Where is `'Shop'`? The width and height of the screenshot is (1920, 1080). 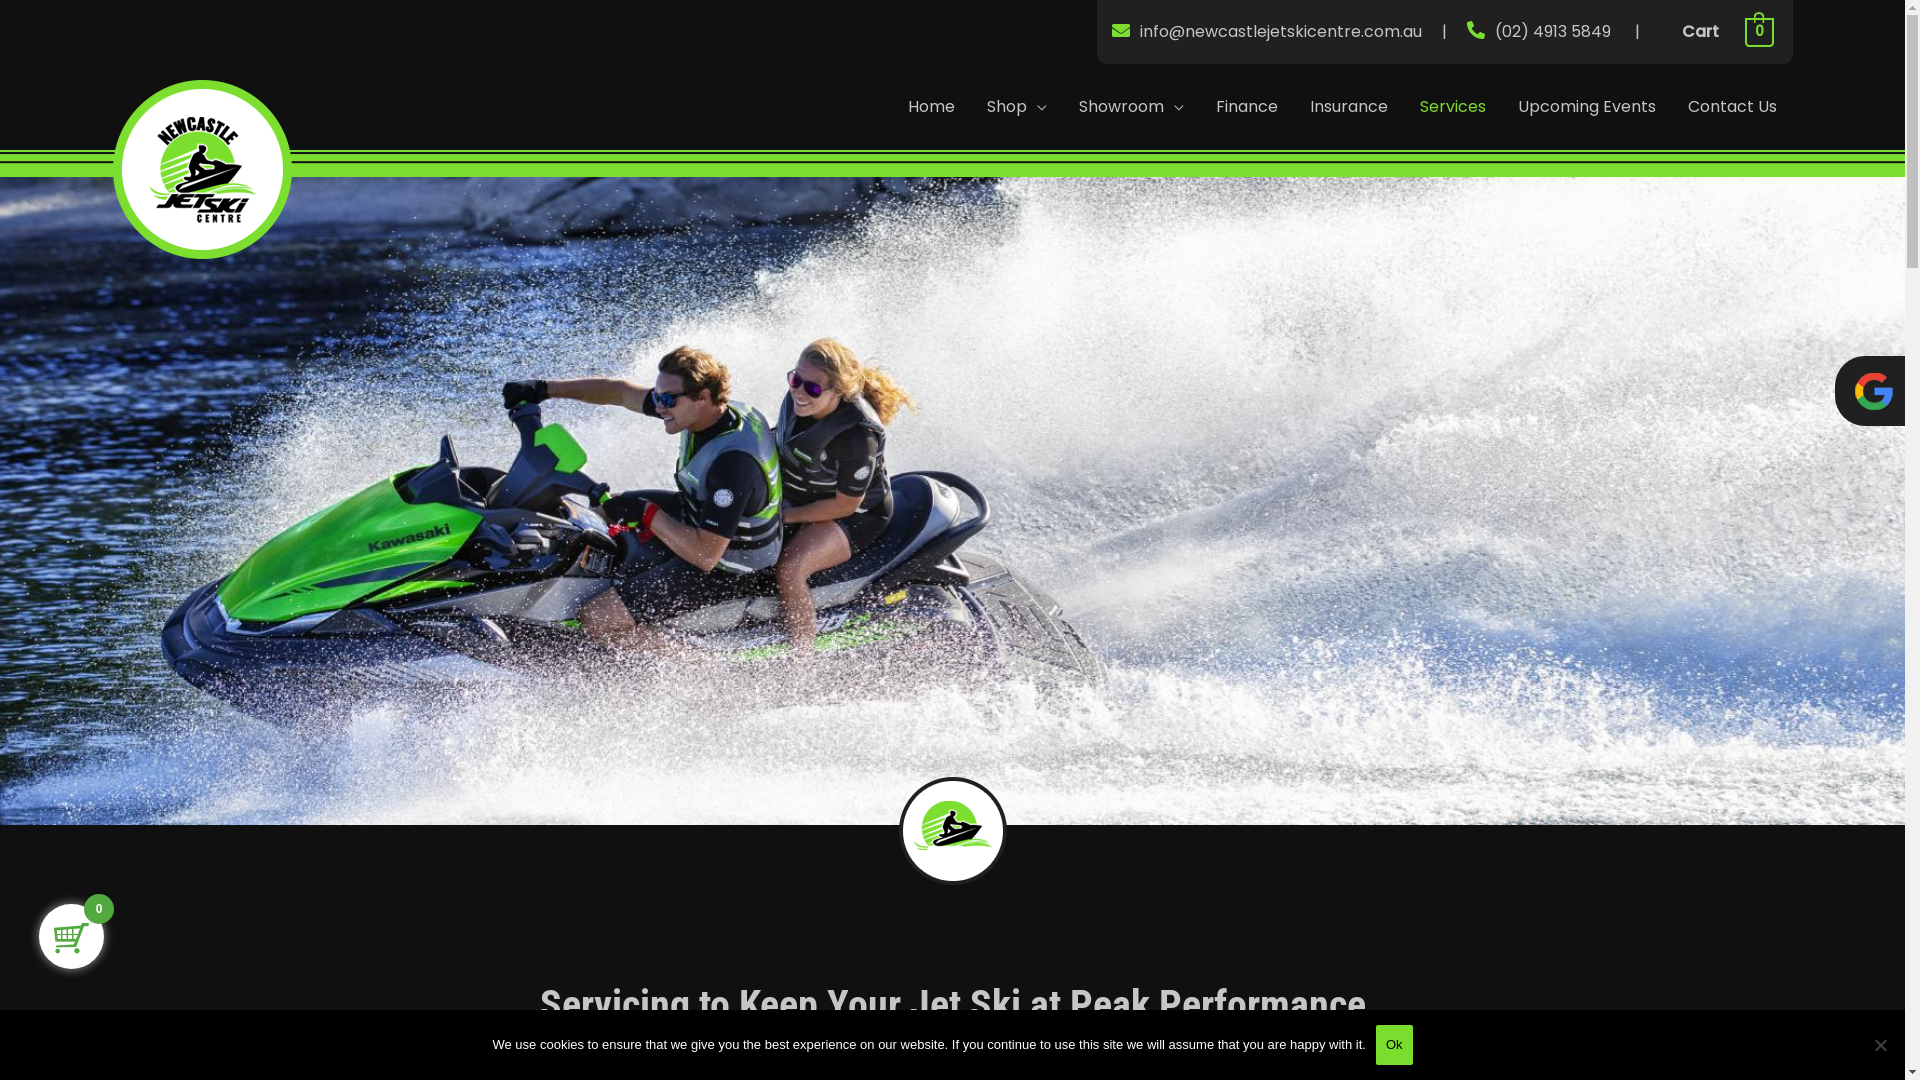 'Shop' is located at coordinates (969, 107).